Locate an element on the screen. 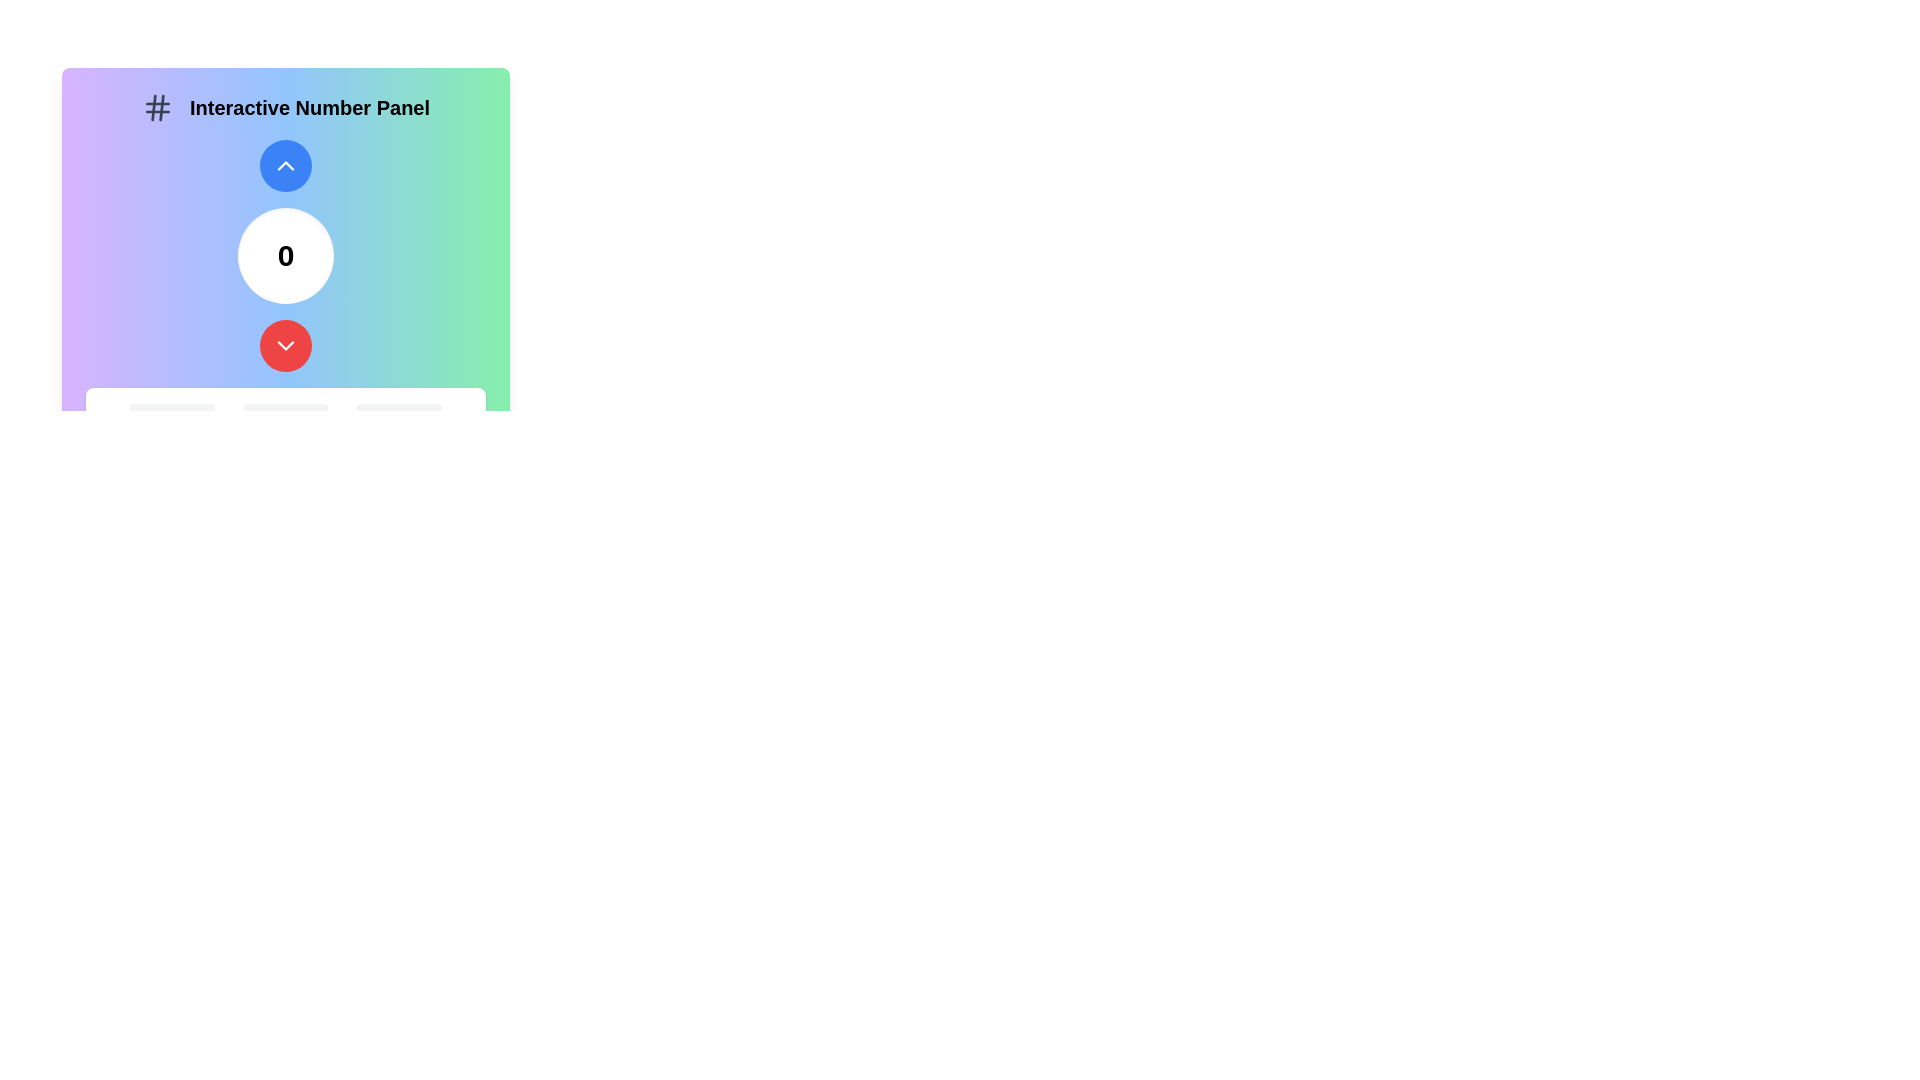 The height and width of the screenshot is (1080, 1920). the static display element that shows a numeric value in the interactive number panel by moving the cursor to its center point is located at coordinates (285, 254).